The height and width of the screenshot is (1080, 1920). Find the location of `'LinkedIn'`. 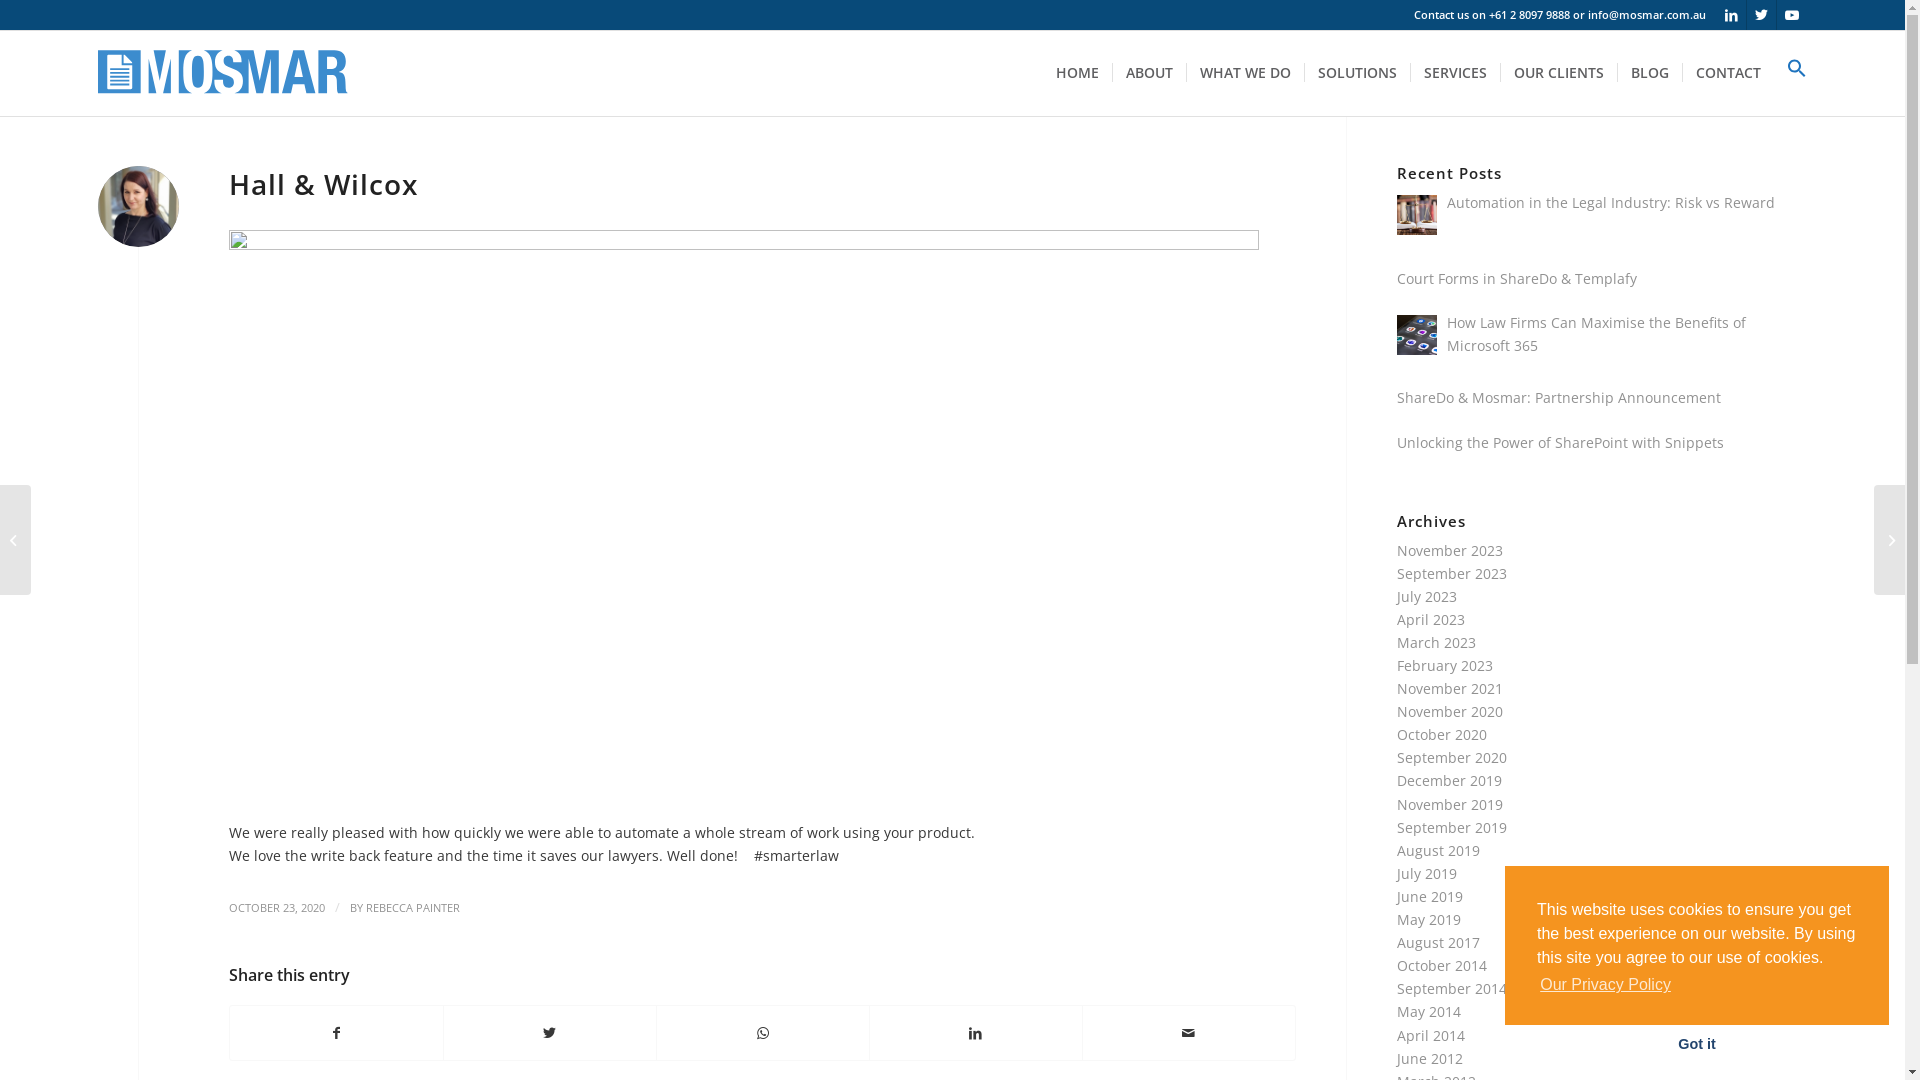

'LinkedIn' is located at coordinates (1730, 15).